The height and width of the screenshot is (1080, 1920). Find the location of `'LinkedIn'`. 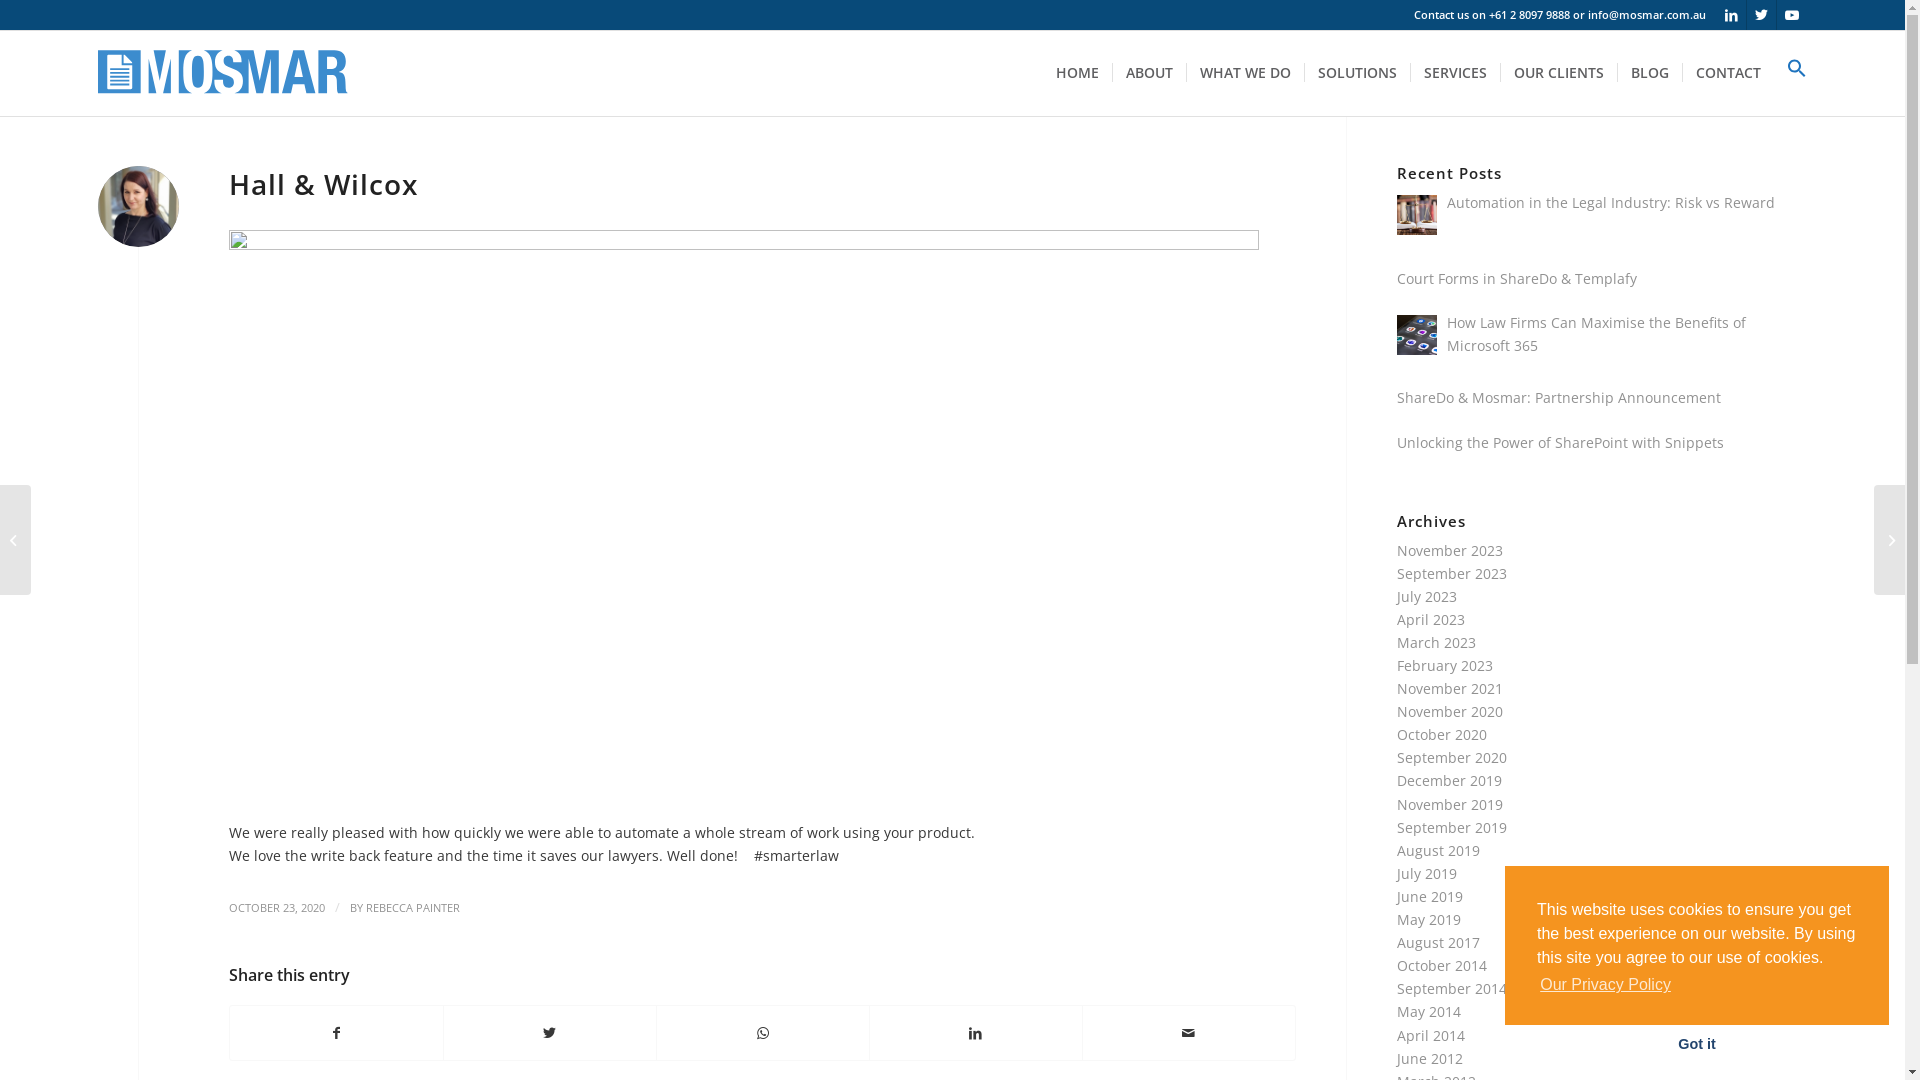

'LinkedIn' is located at coordinates (1730, 15).